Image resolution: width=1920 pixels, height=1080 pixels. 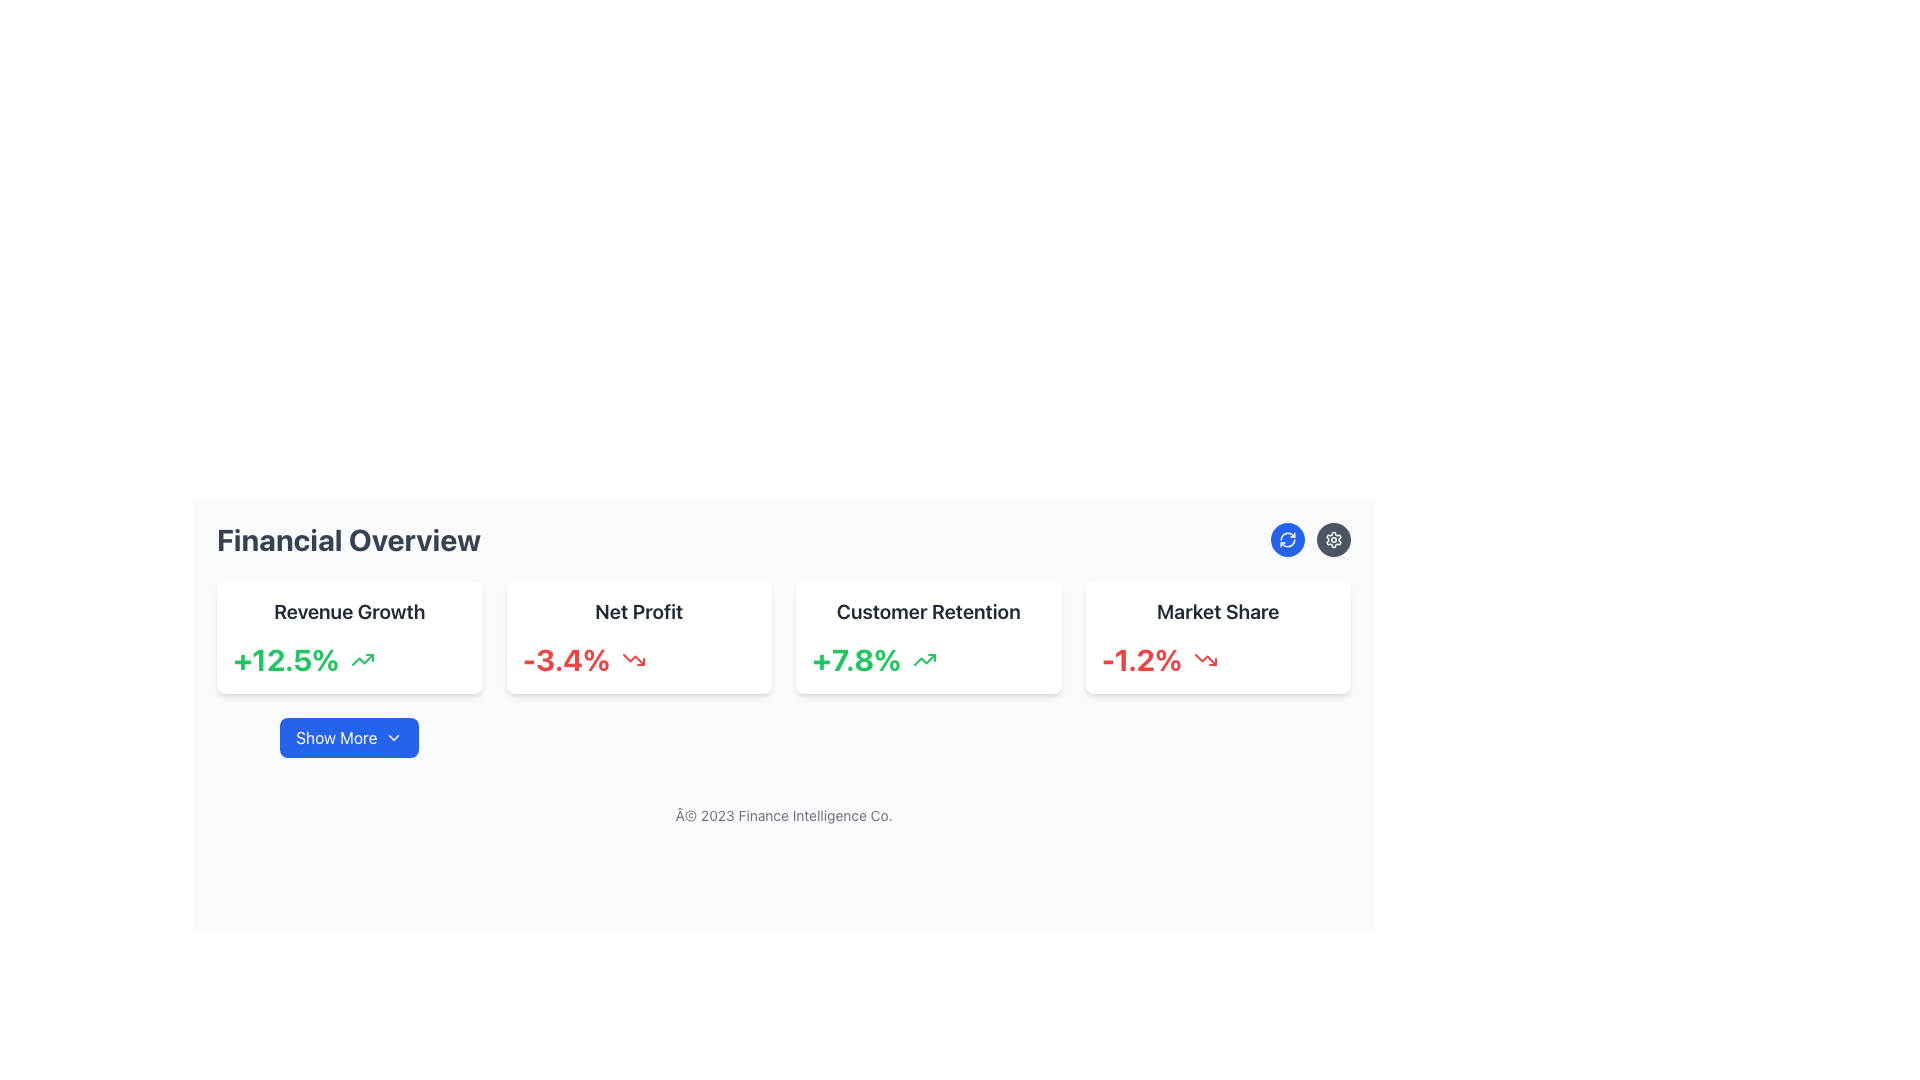 I want to click on the displayed information on the data display card that shows 'Market Share' with a value of '-1.2%' in red color, located in the Financial Overview section, so click(x=1217, y=637).